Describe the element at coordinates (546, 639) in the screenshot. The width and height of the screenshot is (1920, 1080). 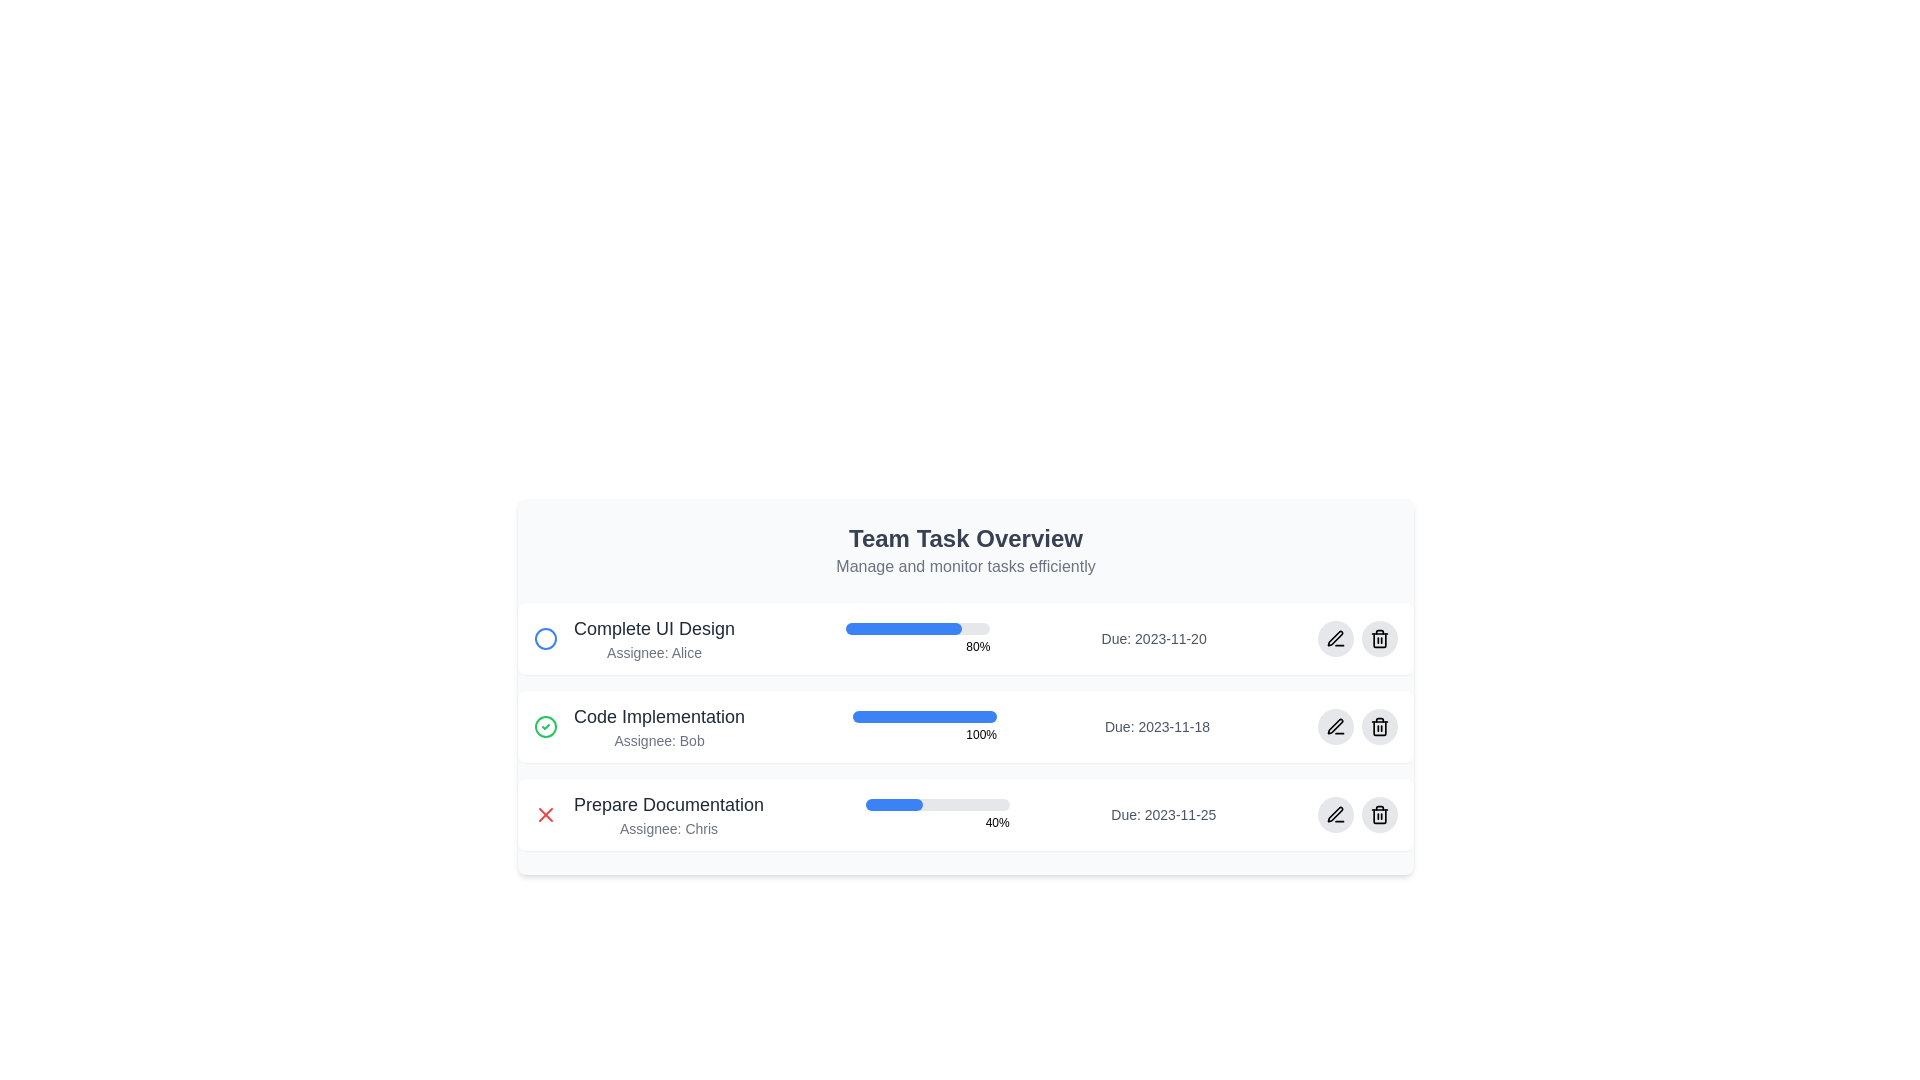
I see `the blue circular icon with a hollow center, located to the left of the text 'Complete UI Design' in the task list` at that location.